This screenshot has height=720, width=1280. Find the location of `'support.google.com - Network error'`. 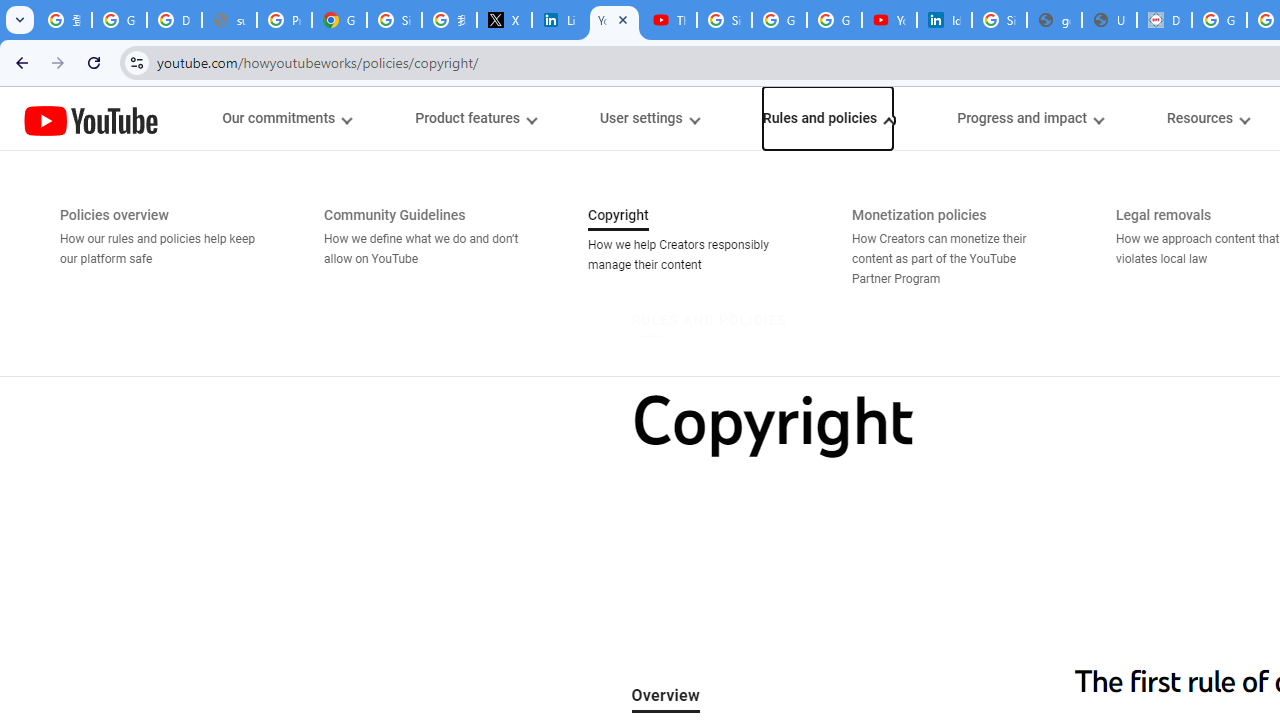

'support.google.com - Network error' is located at coordinates (229, 20).